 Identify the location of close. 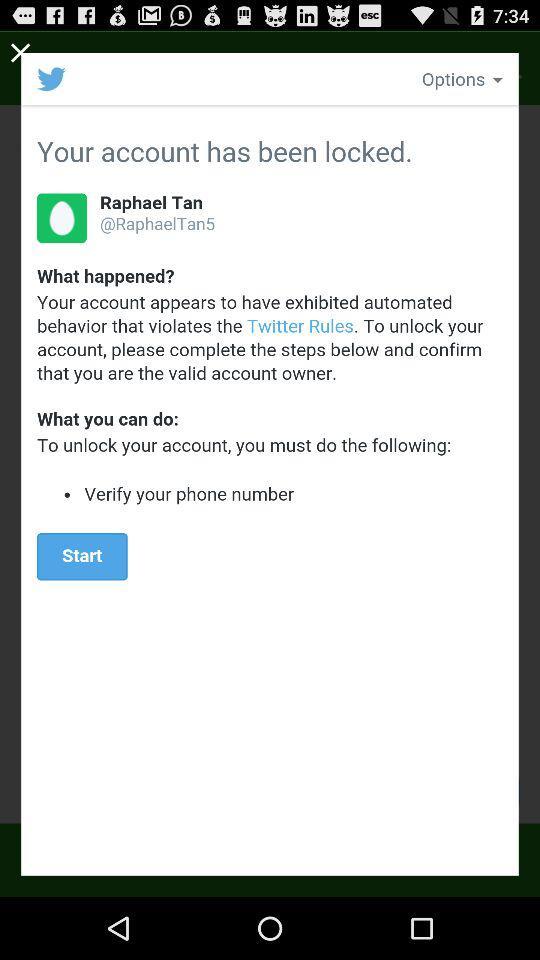
(20, 51).